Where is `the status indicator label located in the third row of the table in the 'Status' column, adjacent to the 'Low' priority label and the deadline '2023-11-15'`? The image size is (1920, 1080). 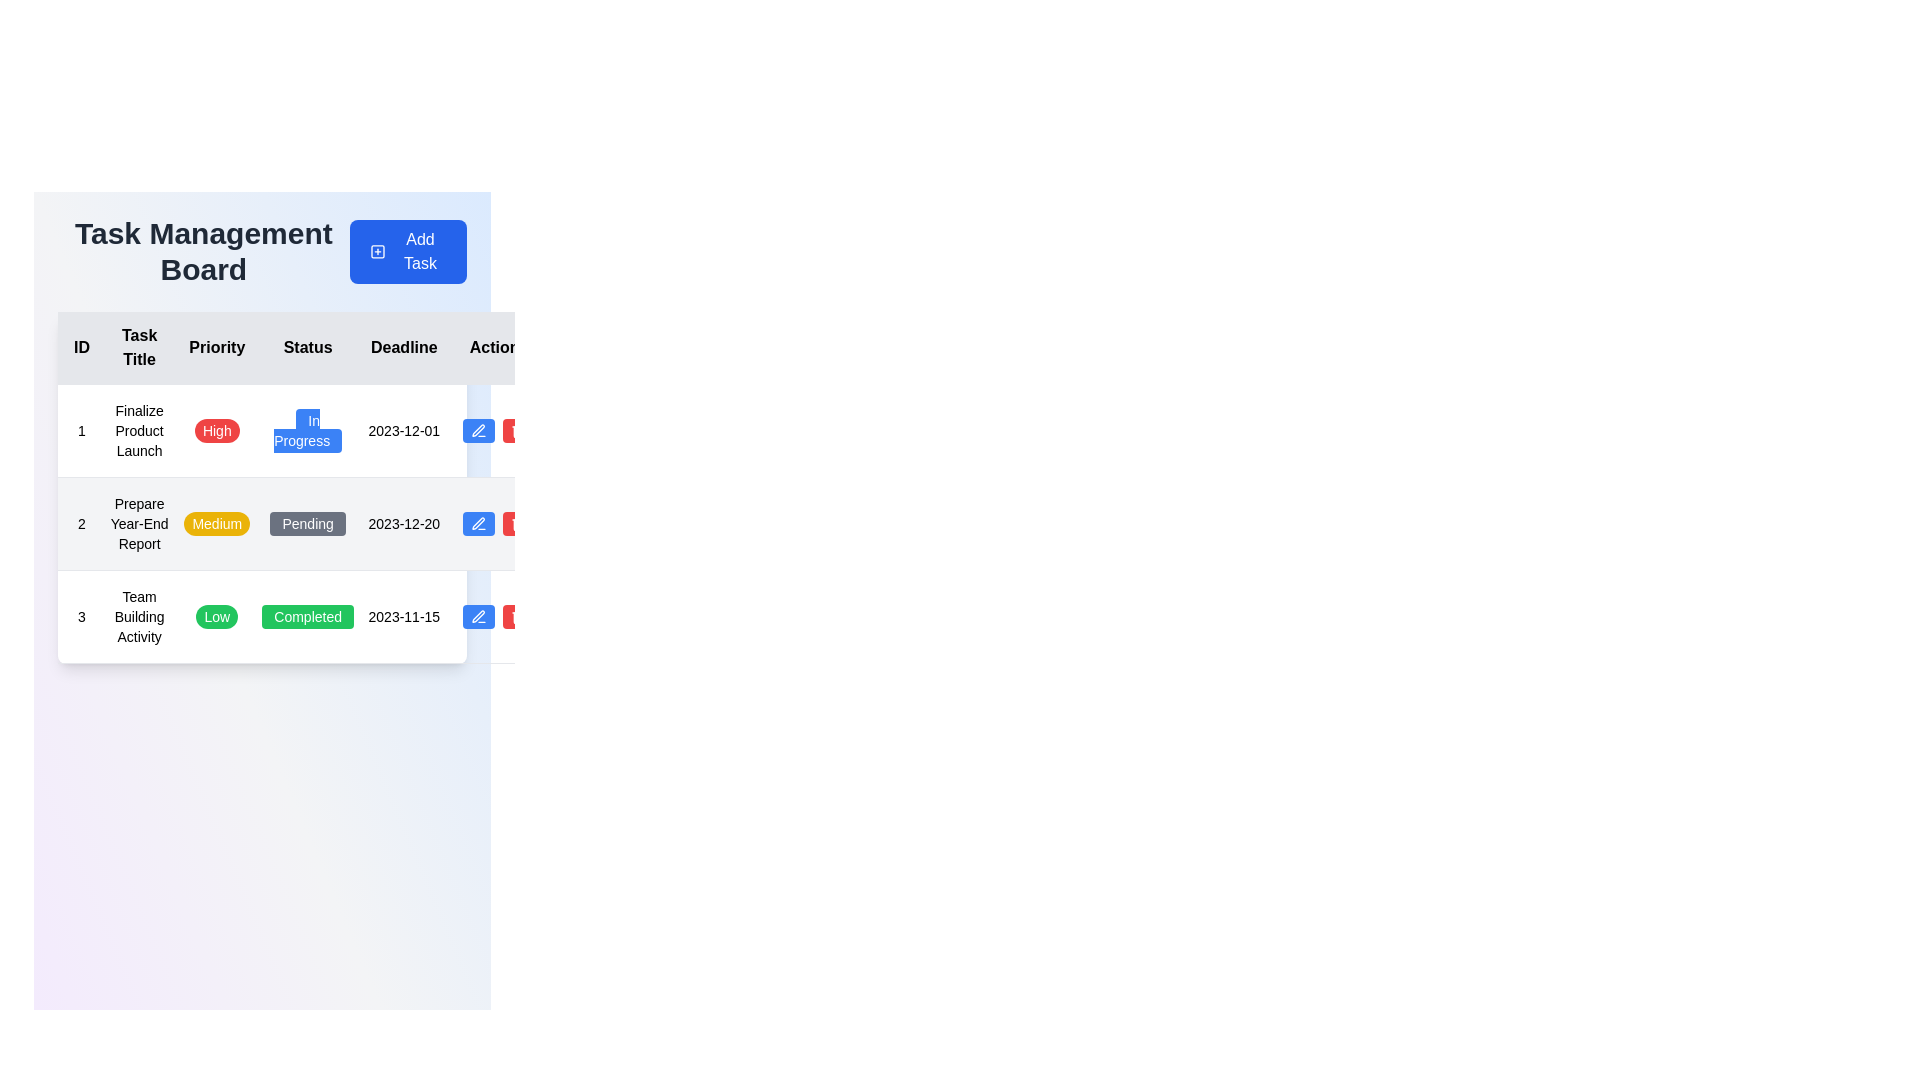 the status indicator label located in the third row of the table in the 'Status' column, adjacent to the 'Low' priority label and the deadline '2023-11-15' is located at coordinates (307, 616).